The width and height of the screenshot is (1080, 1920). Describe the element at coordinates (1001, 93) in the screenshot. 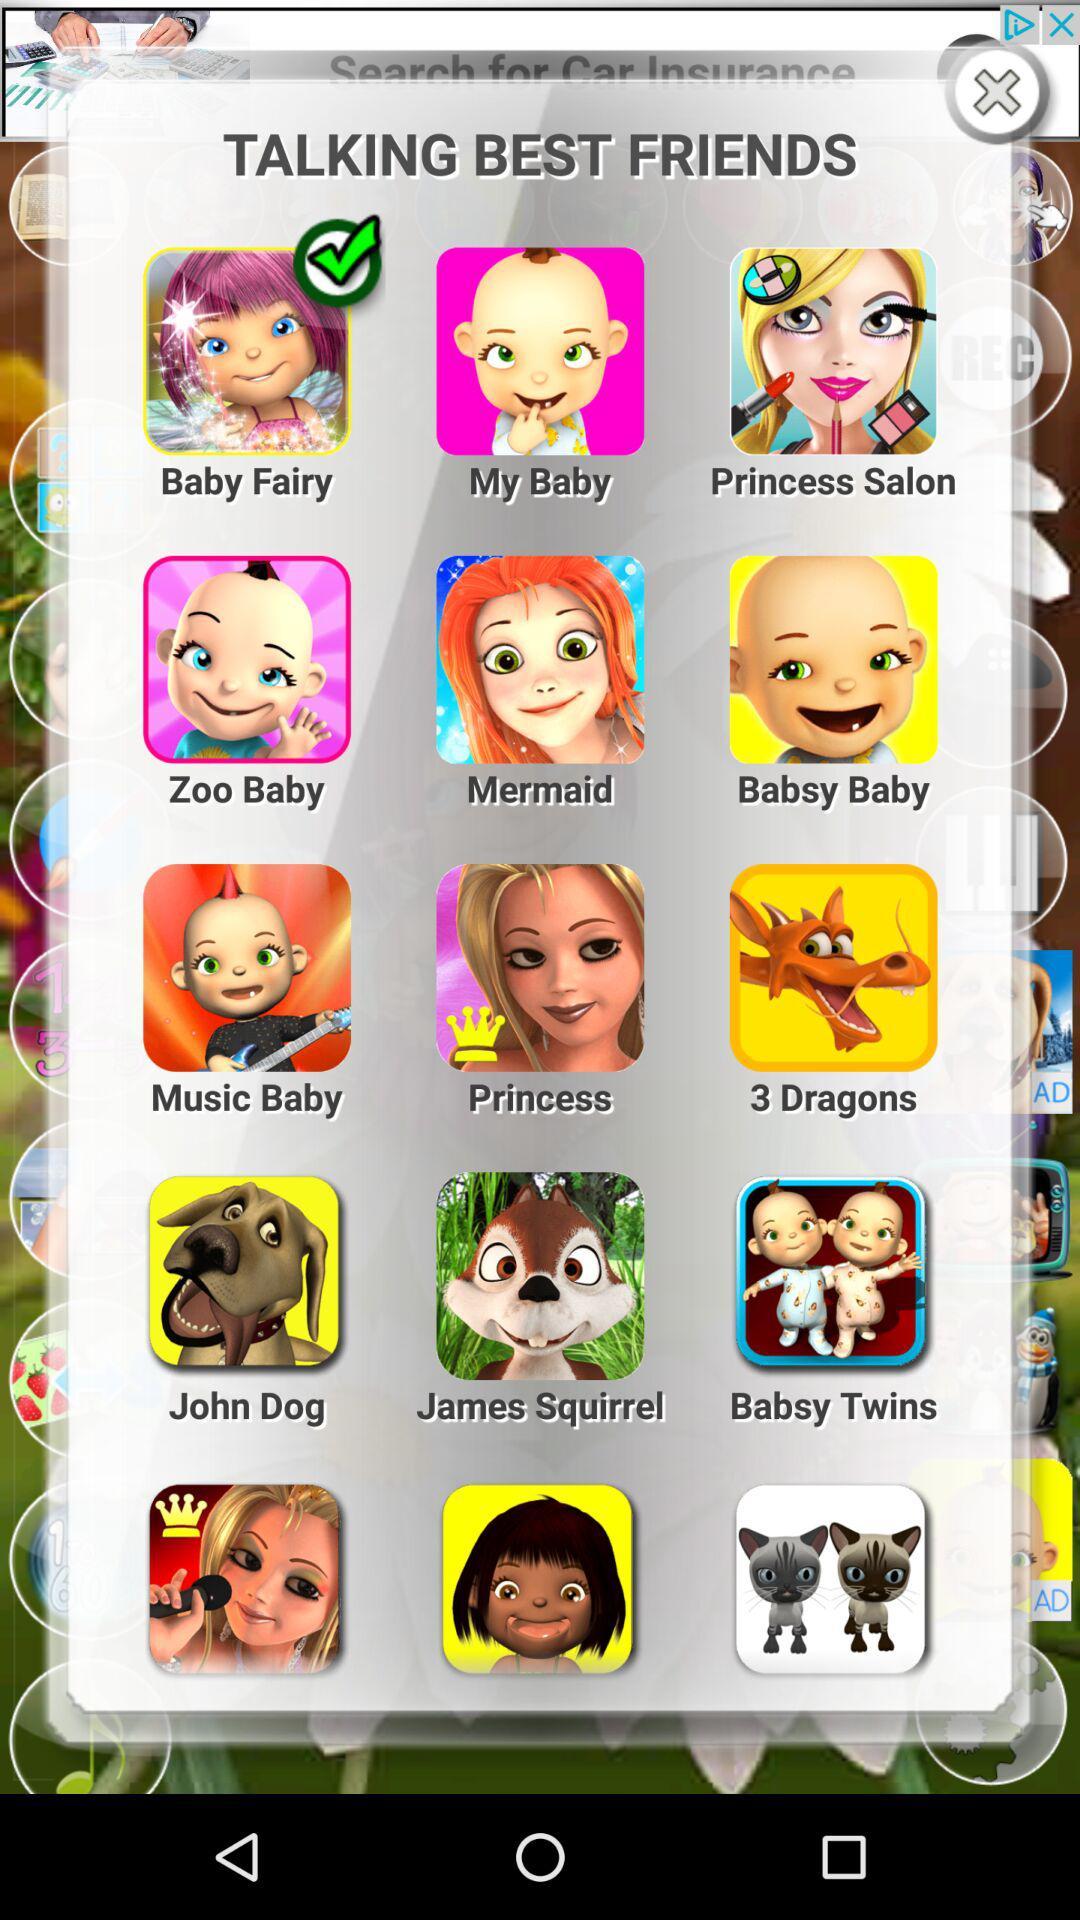

I see `switch close` at that location.